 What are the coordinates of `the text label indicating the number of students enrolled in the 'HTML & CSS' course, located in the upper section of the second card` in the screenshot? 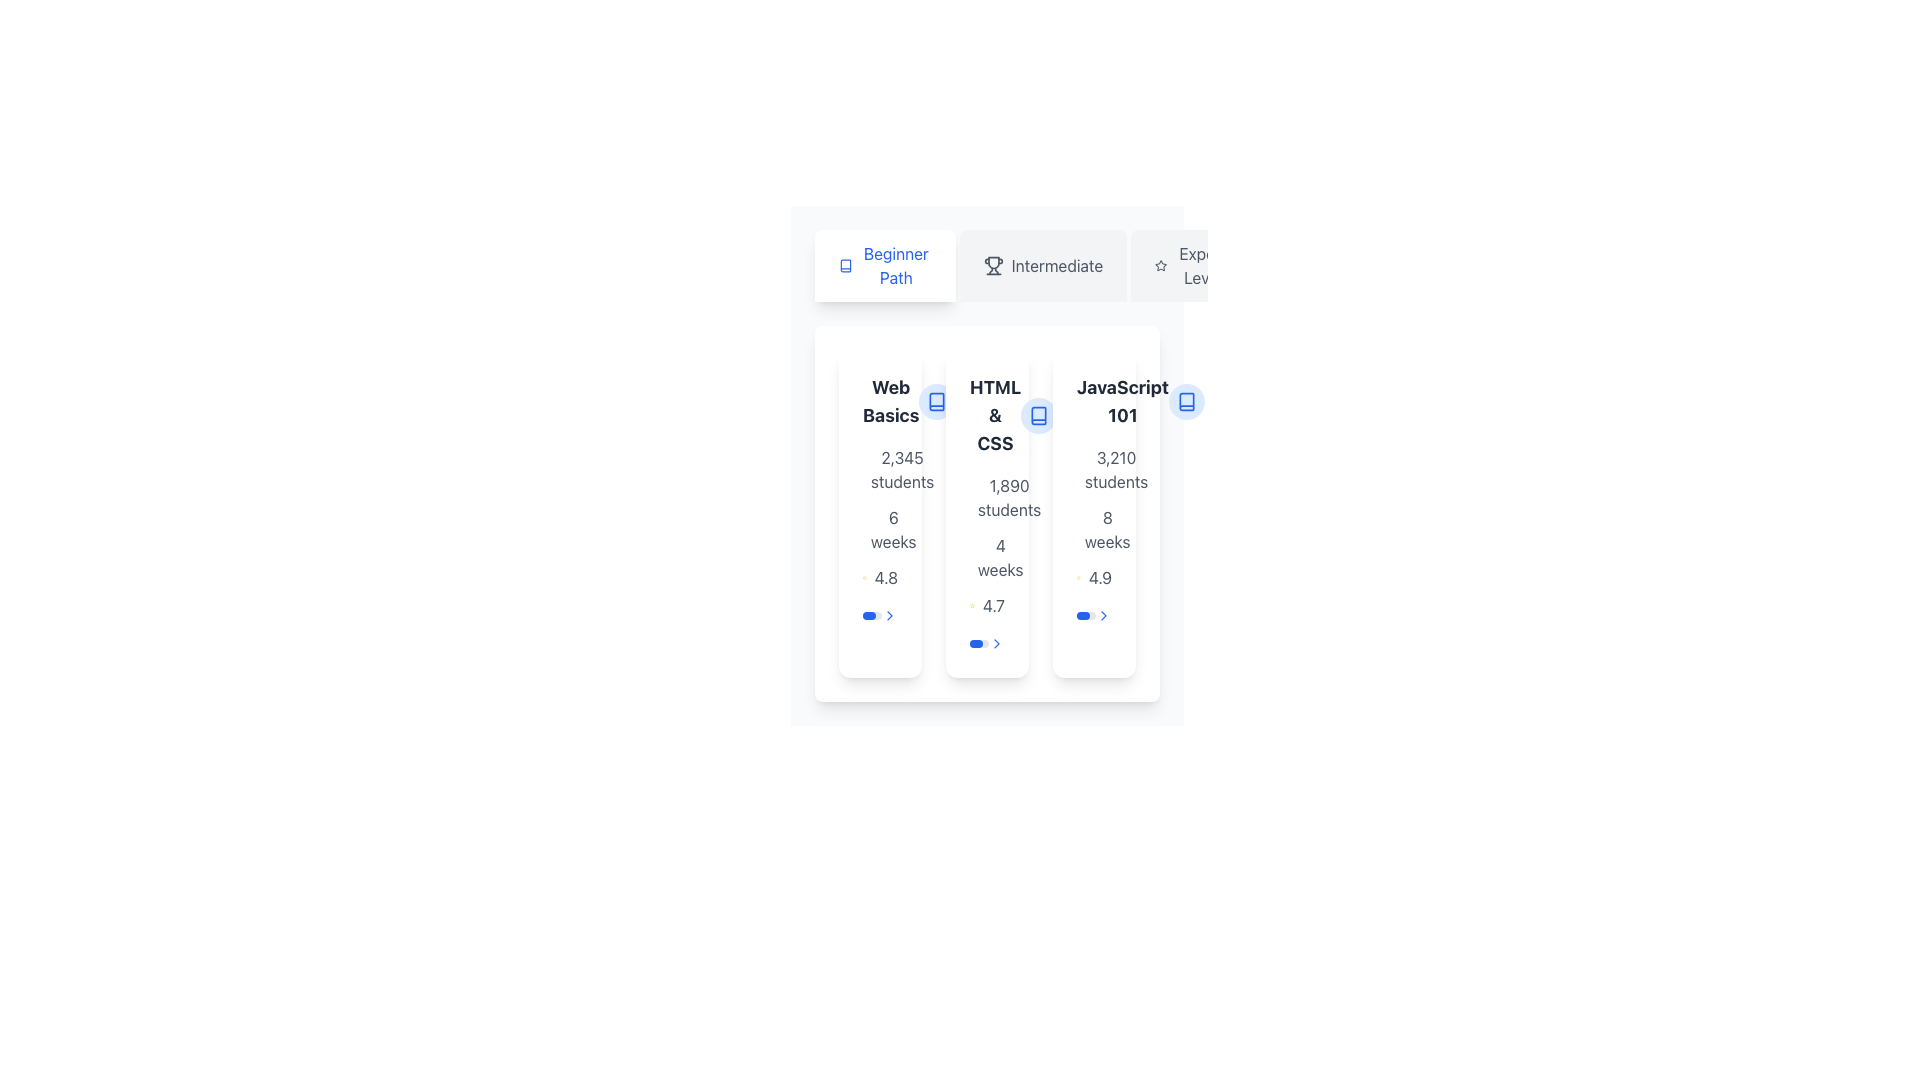 It's located at (987, 496).